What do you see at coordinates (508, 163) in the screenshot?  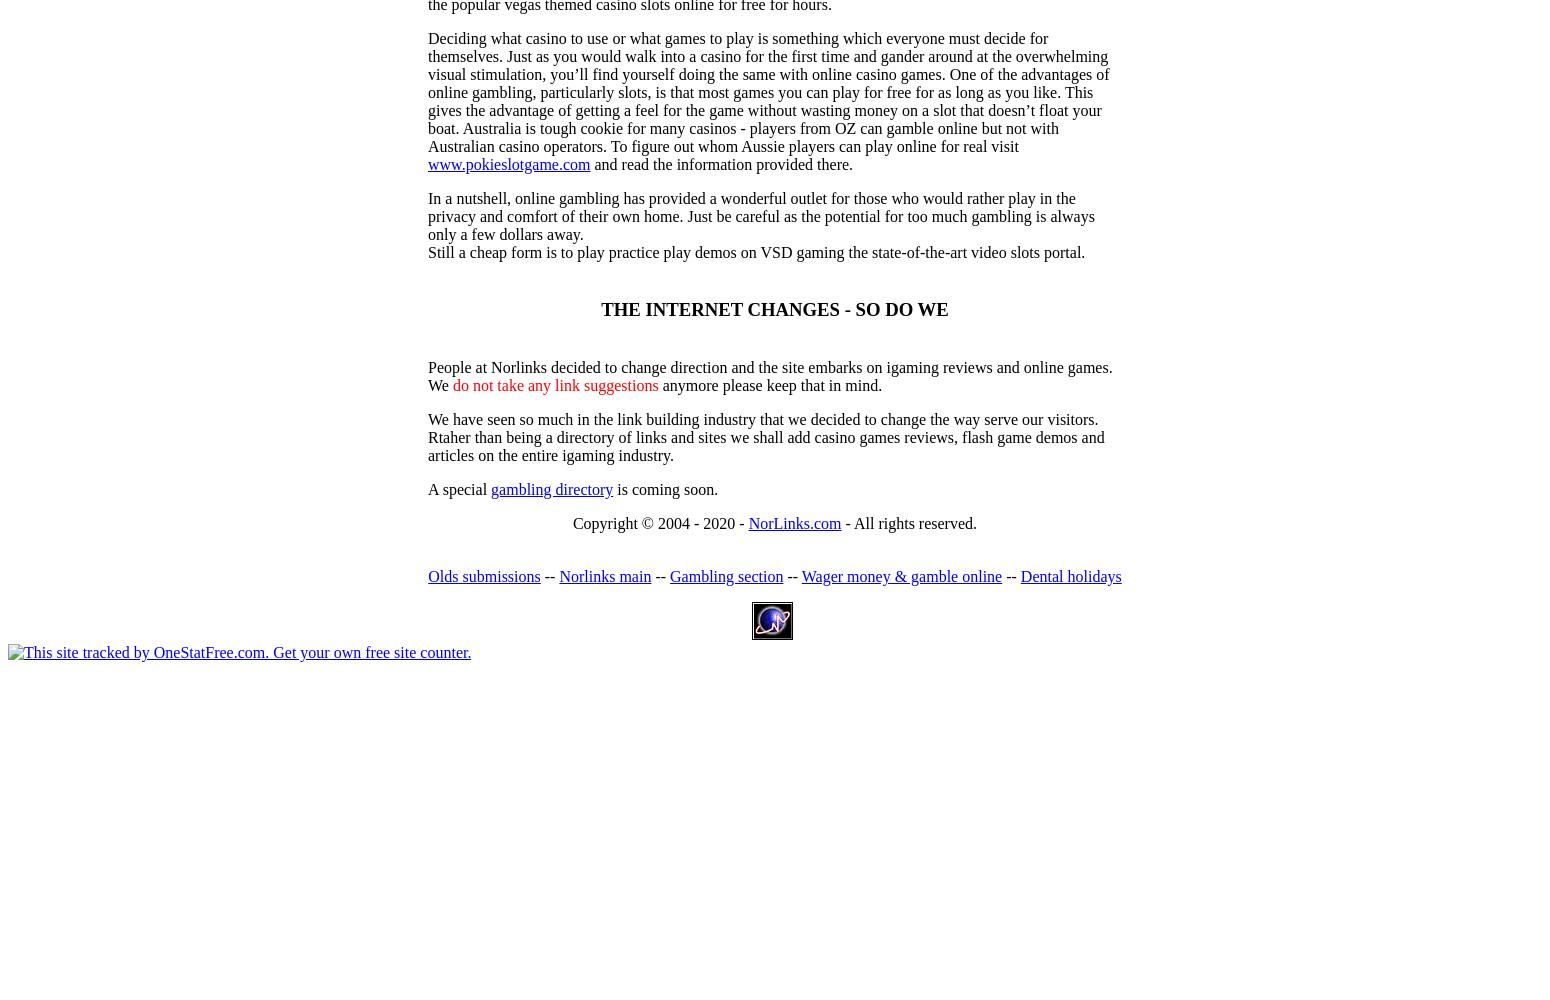 I see `'www.pokieslotgame.com'` at bounding box center [508, 163].